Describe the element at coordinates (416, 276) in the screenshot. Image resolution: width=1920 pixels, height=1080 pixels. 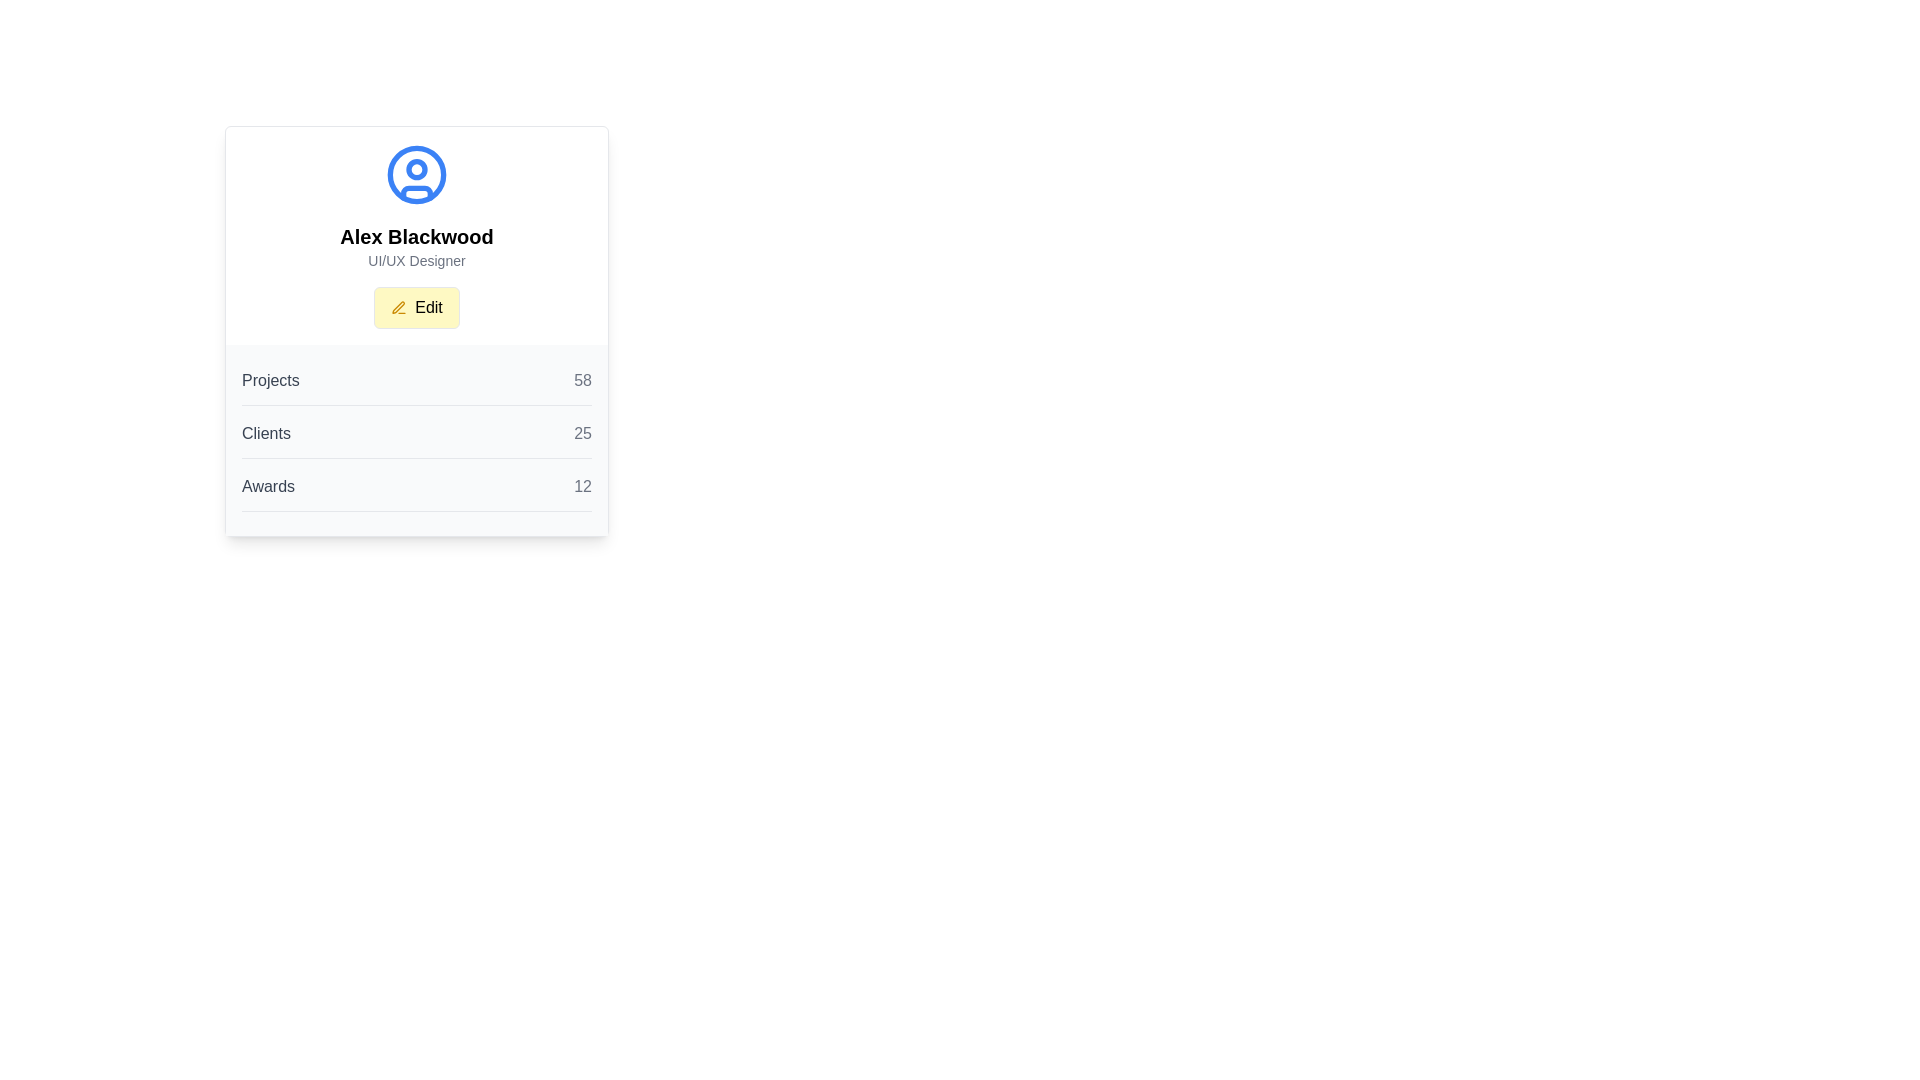
I see `the displayed text in the Profile information section, which includes the user's name, role, and the 'Edit' button located in the upper center of the profile card` at that location.